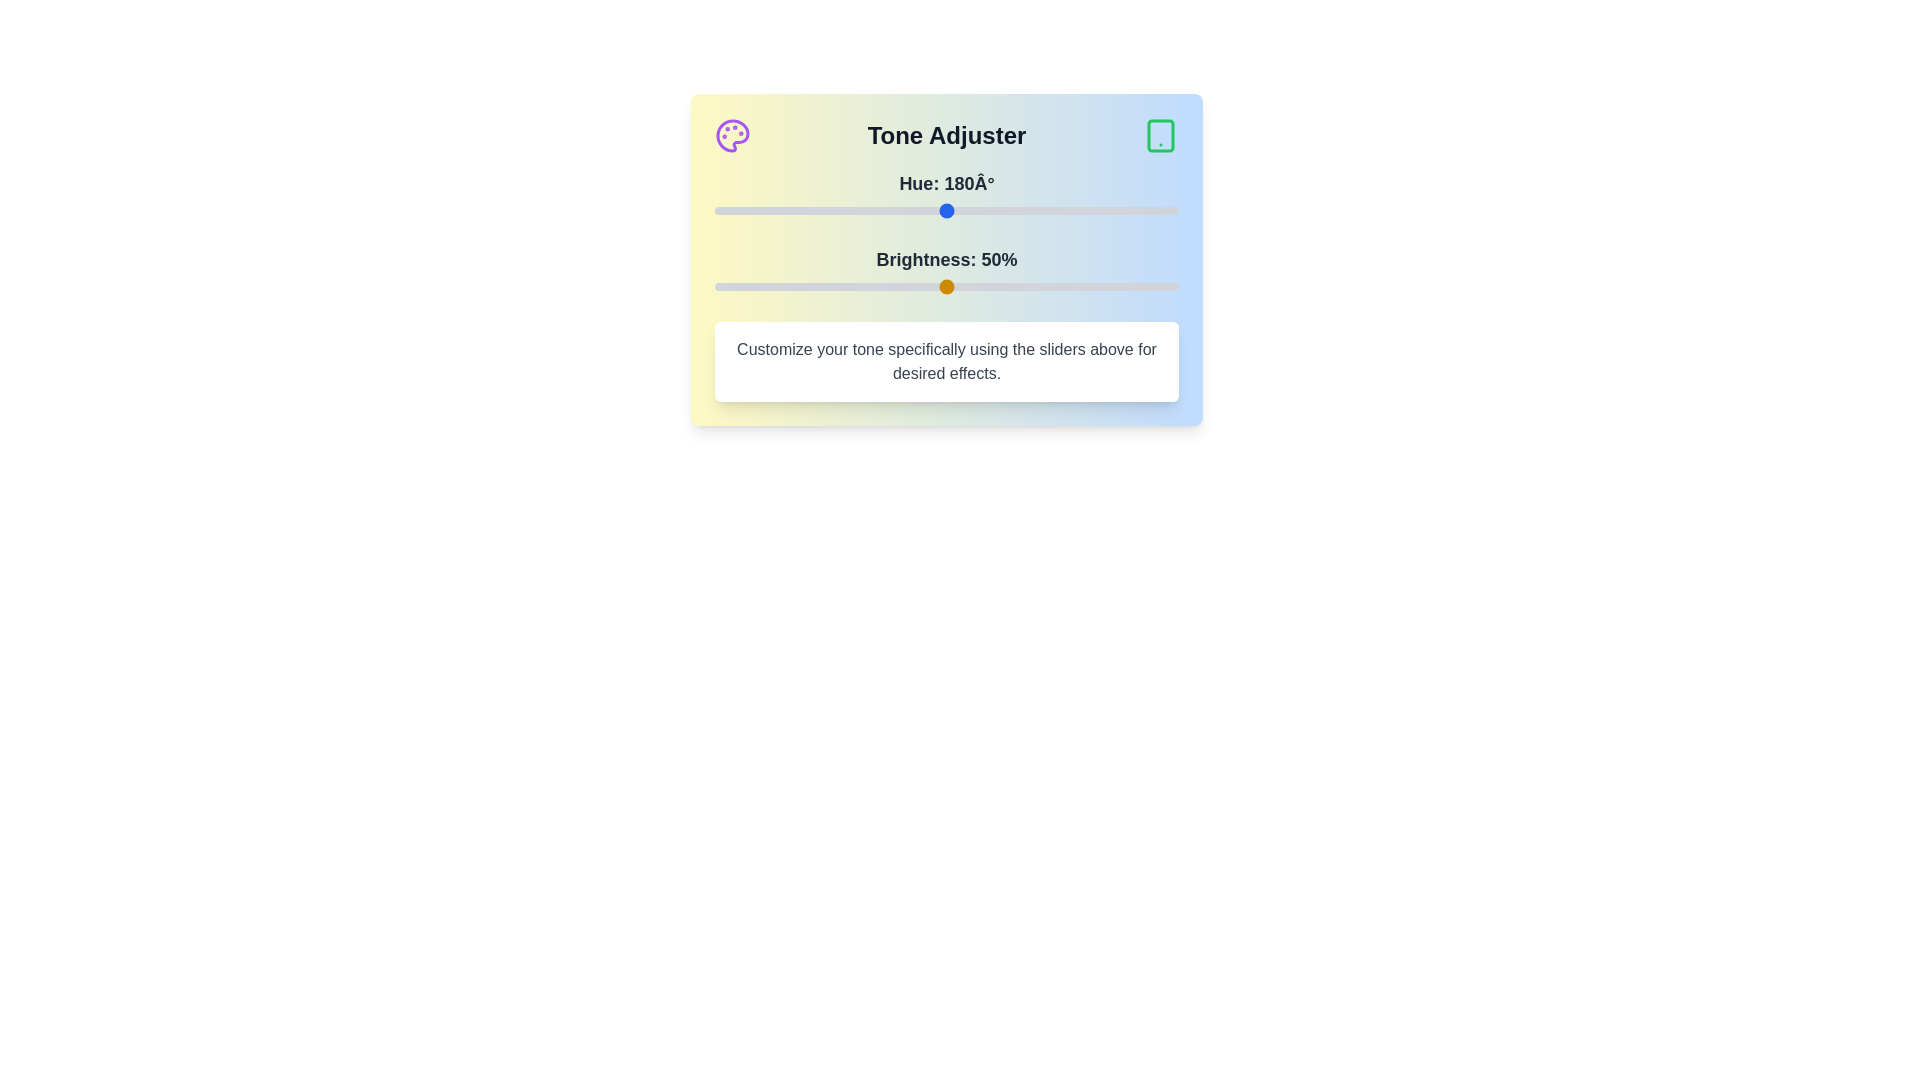 The height and width of the screenshot is (1080, 1920). What do you see at coordinates (741, 286) in the screenshot?
I see `the brightness slider to 6%` at bounding box center [741, 286].